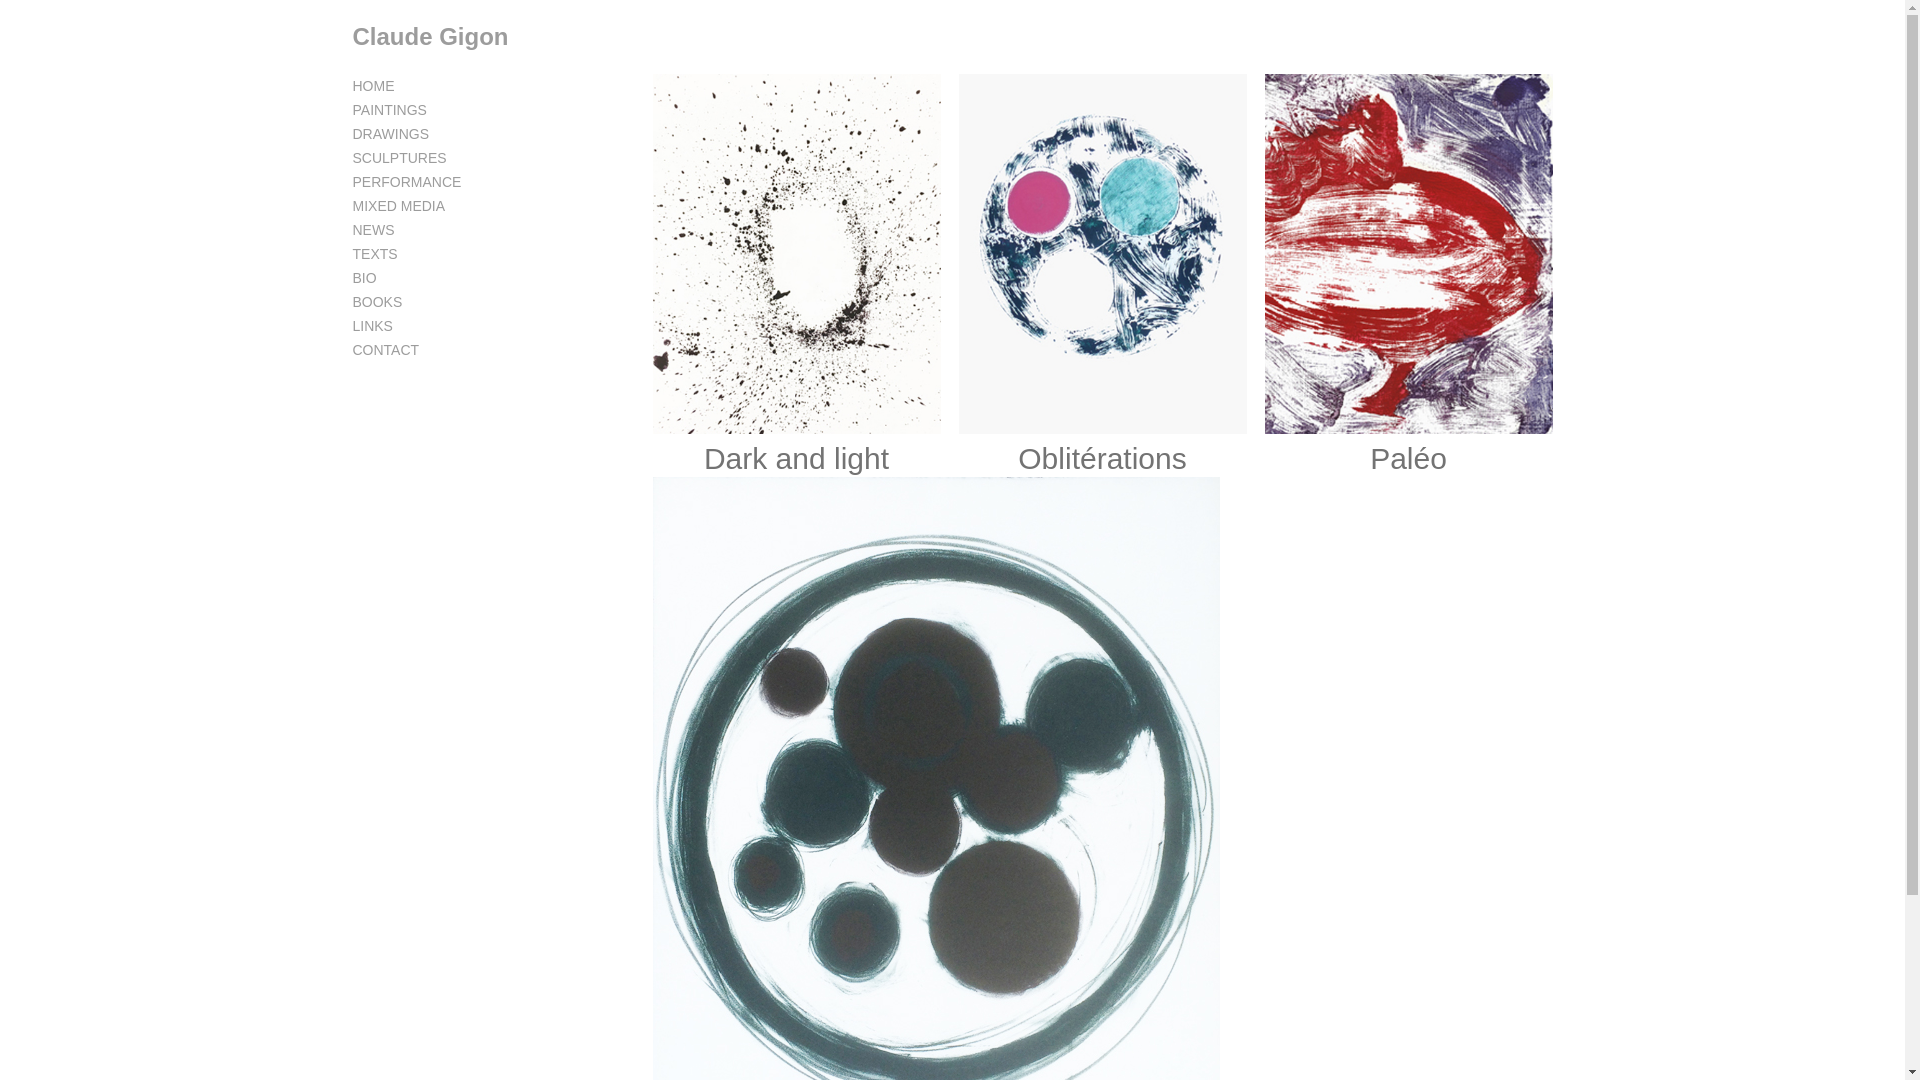 The image size is (1920, 1080). Describe the element at coordinates (371, 325) in the screenshot. I see `'LINKS'` at that location.